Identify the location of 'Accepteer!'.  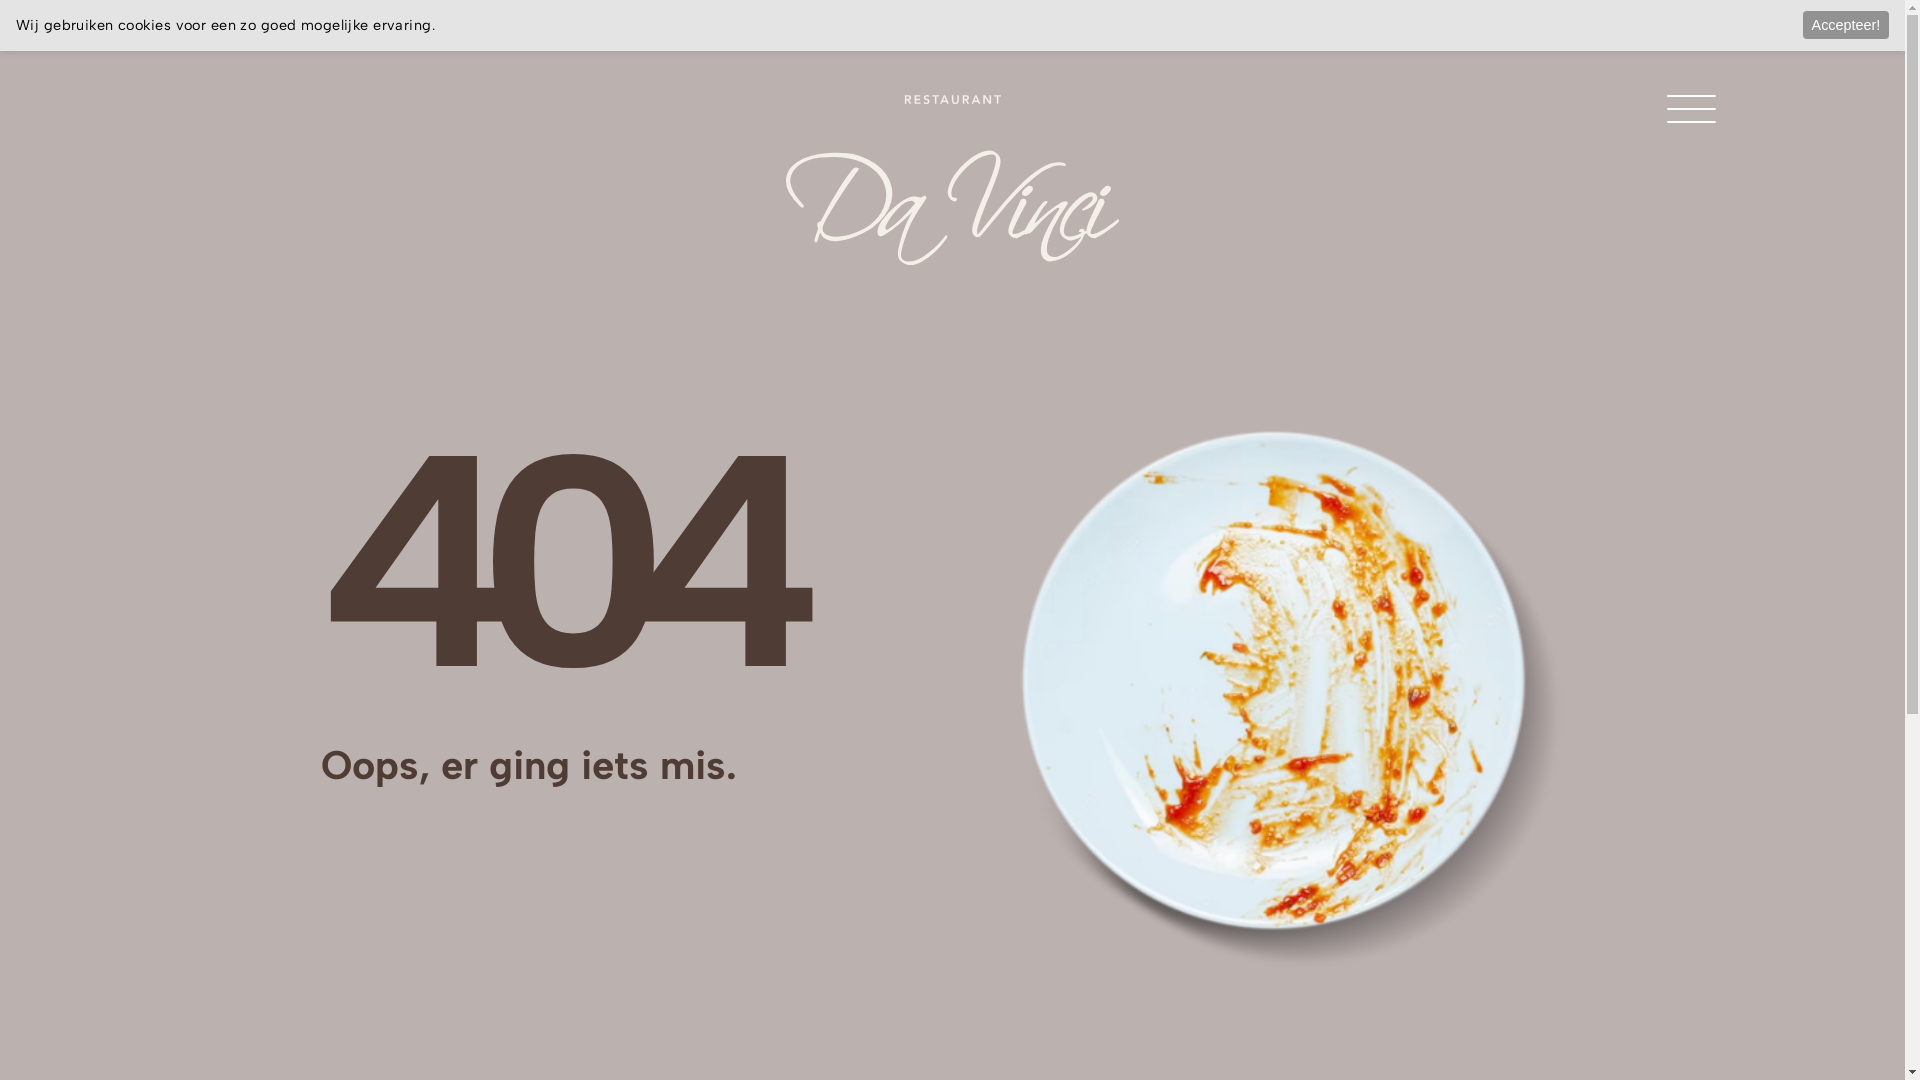
(1803, 24).